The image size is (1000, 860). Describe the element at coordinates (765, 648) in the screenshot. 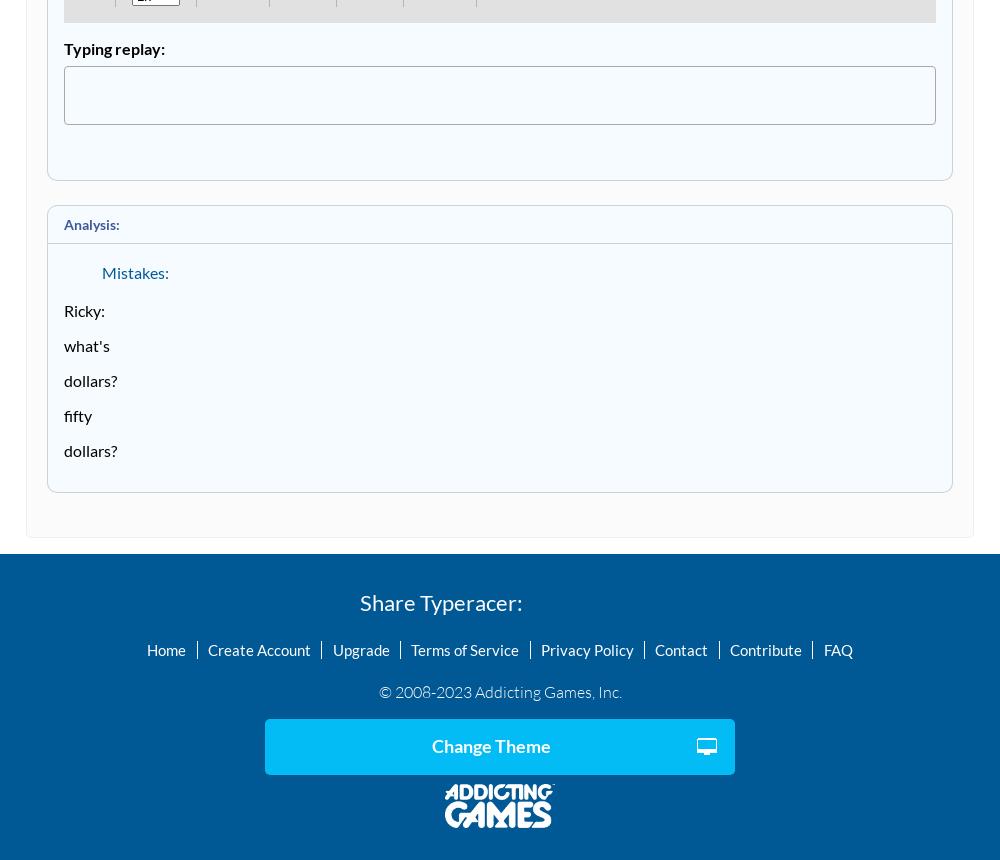

I see `'Contribute'` at that location.